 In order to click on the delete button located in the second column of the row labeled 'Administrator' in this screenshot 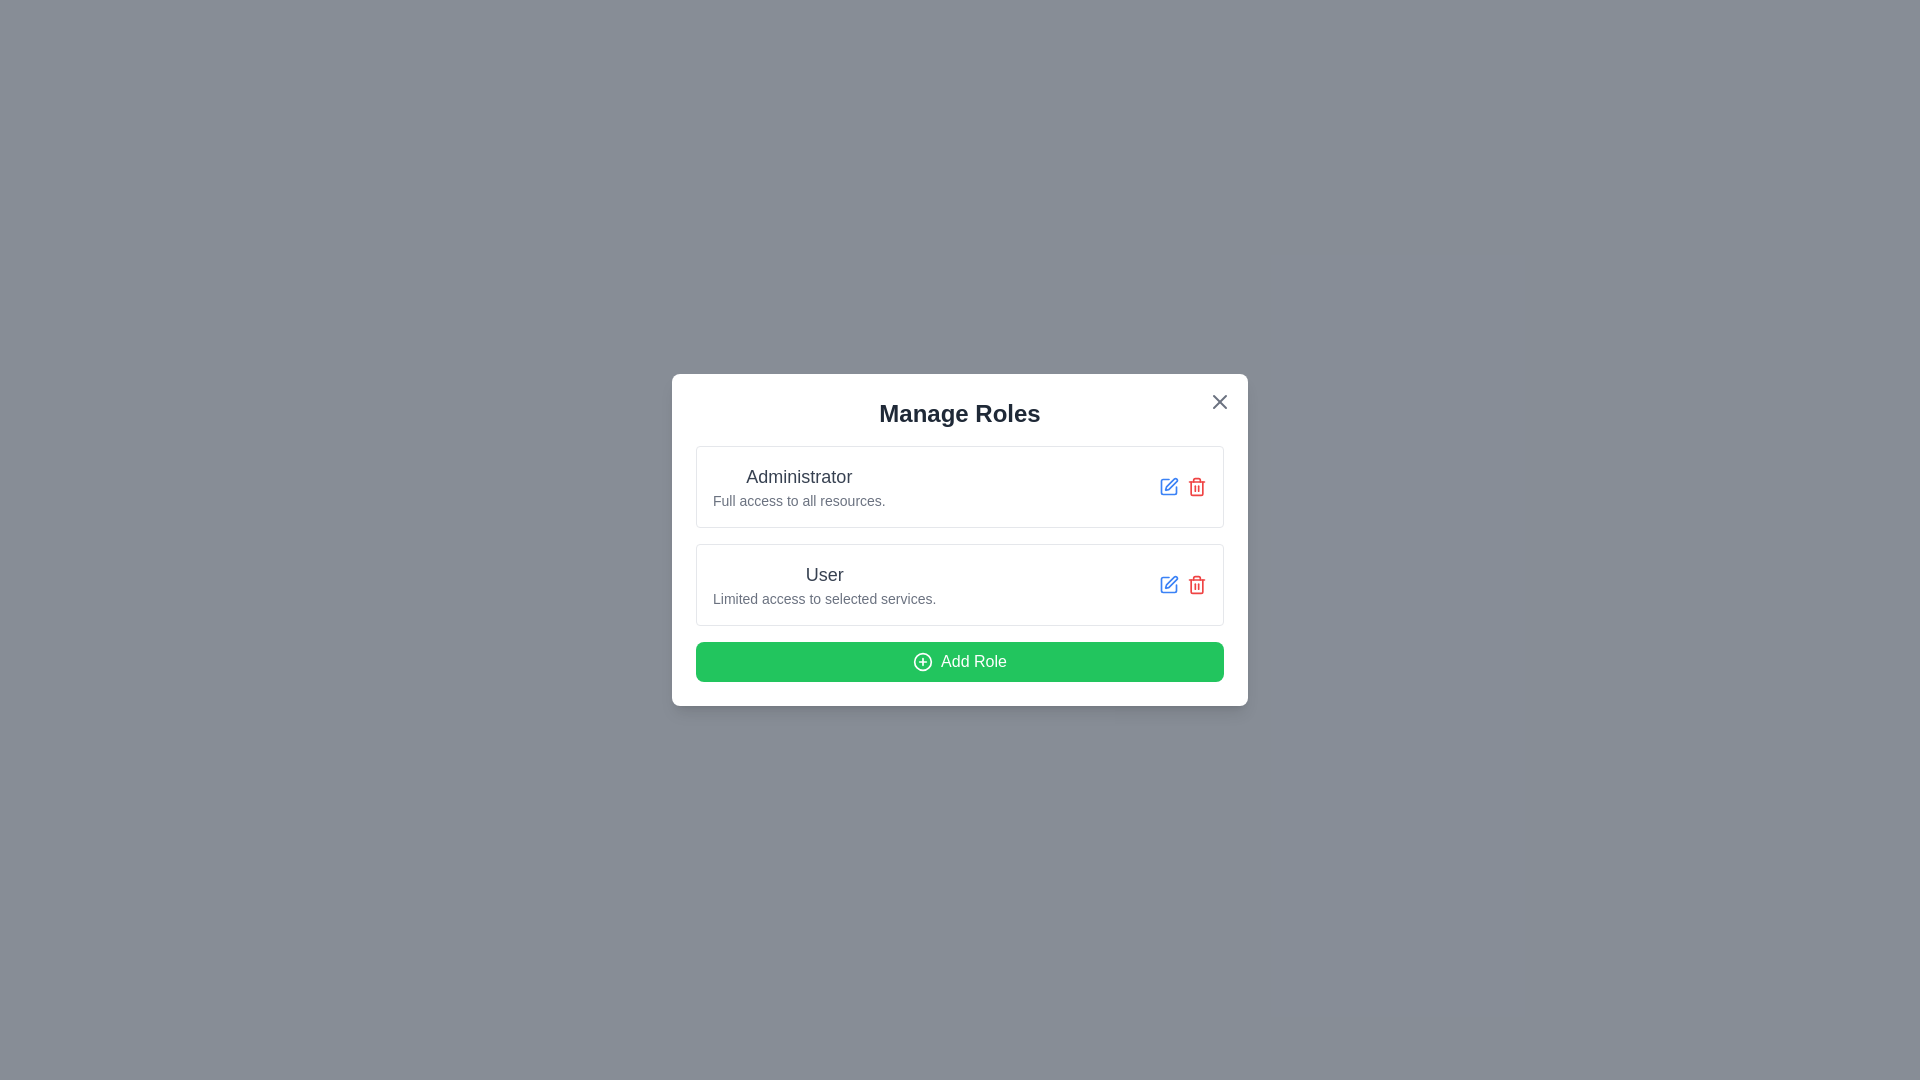, I will do `click(1196, 486)`.